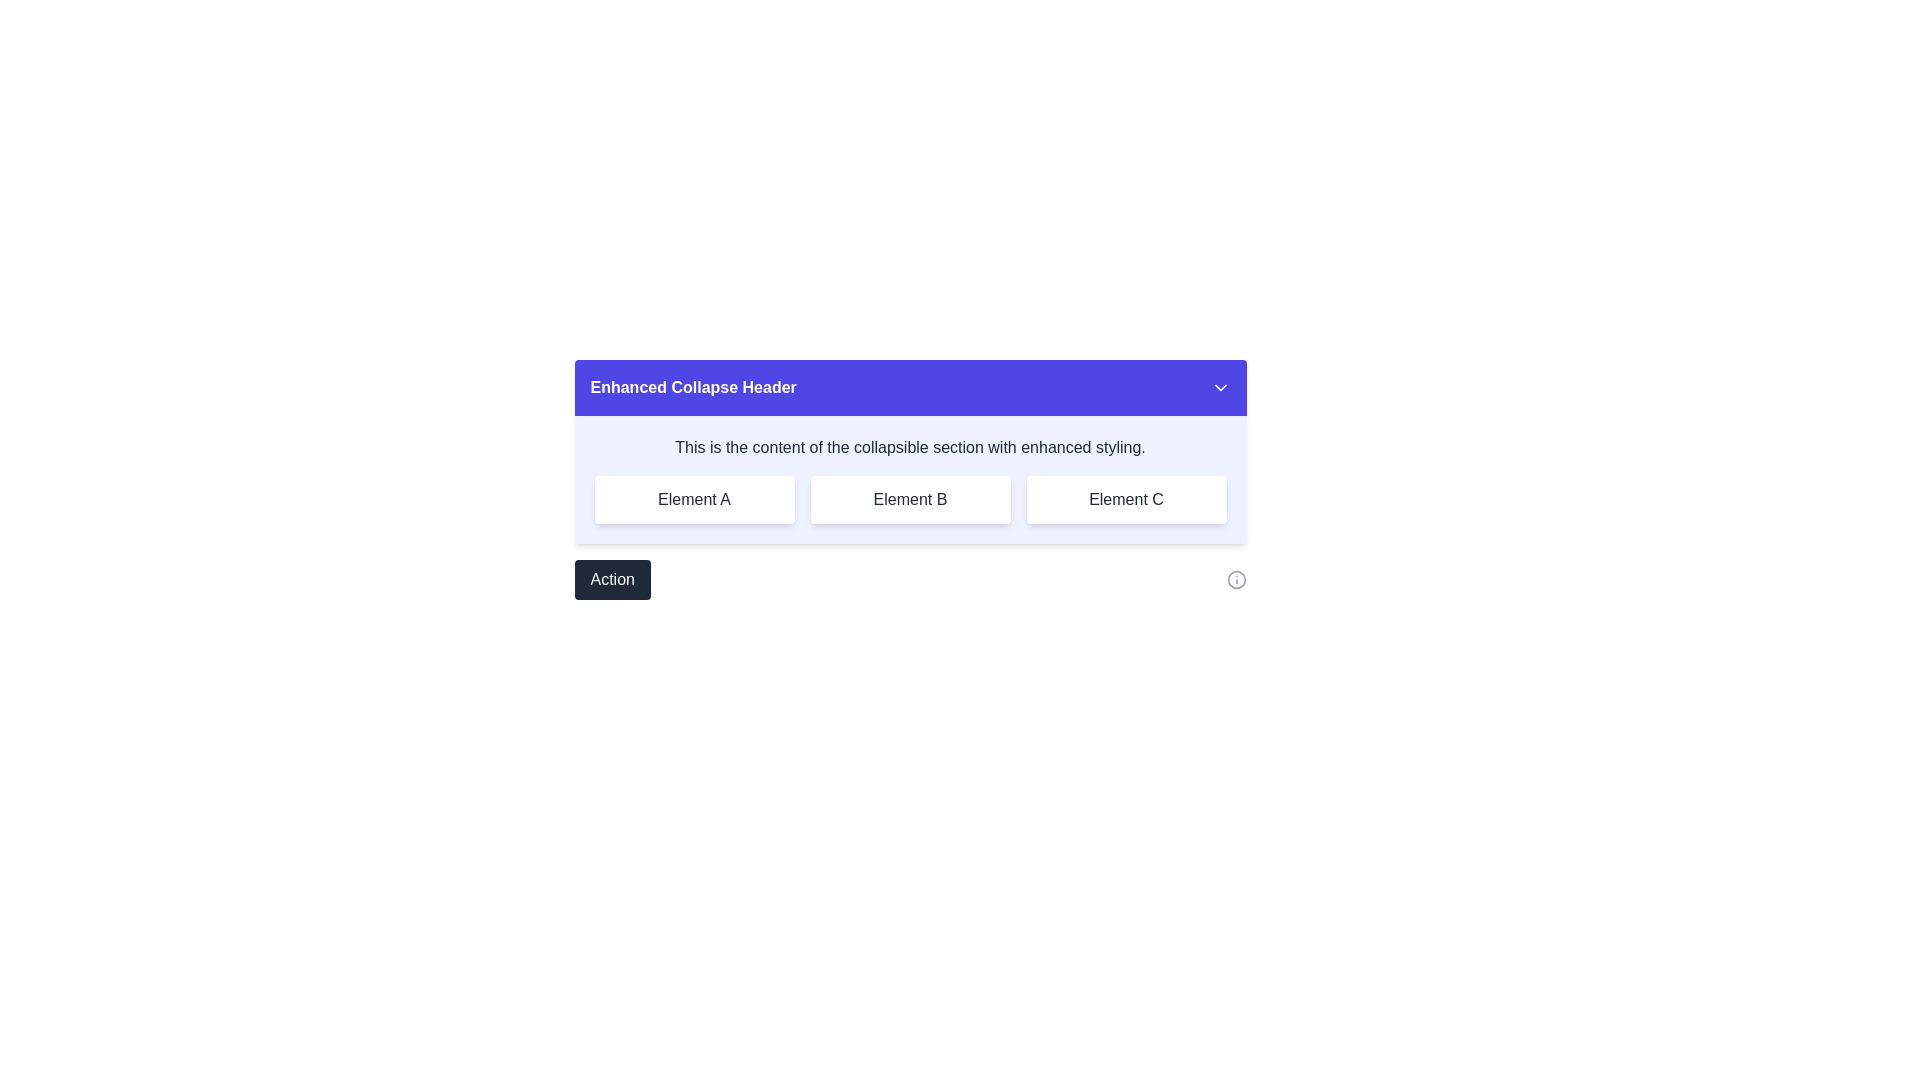 This screenshot has width=1920, height=1080. I want to click on the bold text label displaying 'Enhanced Collapse Header' for copying, so click(693, 388).